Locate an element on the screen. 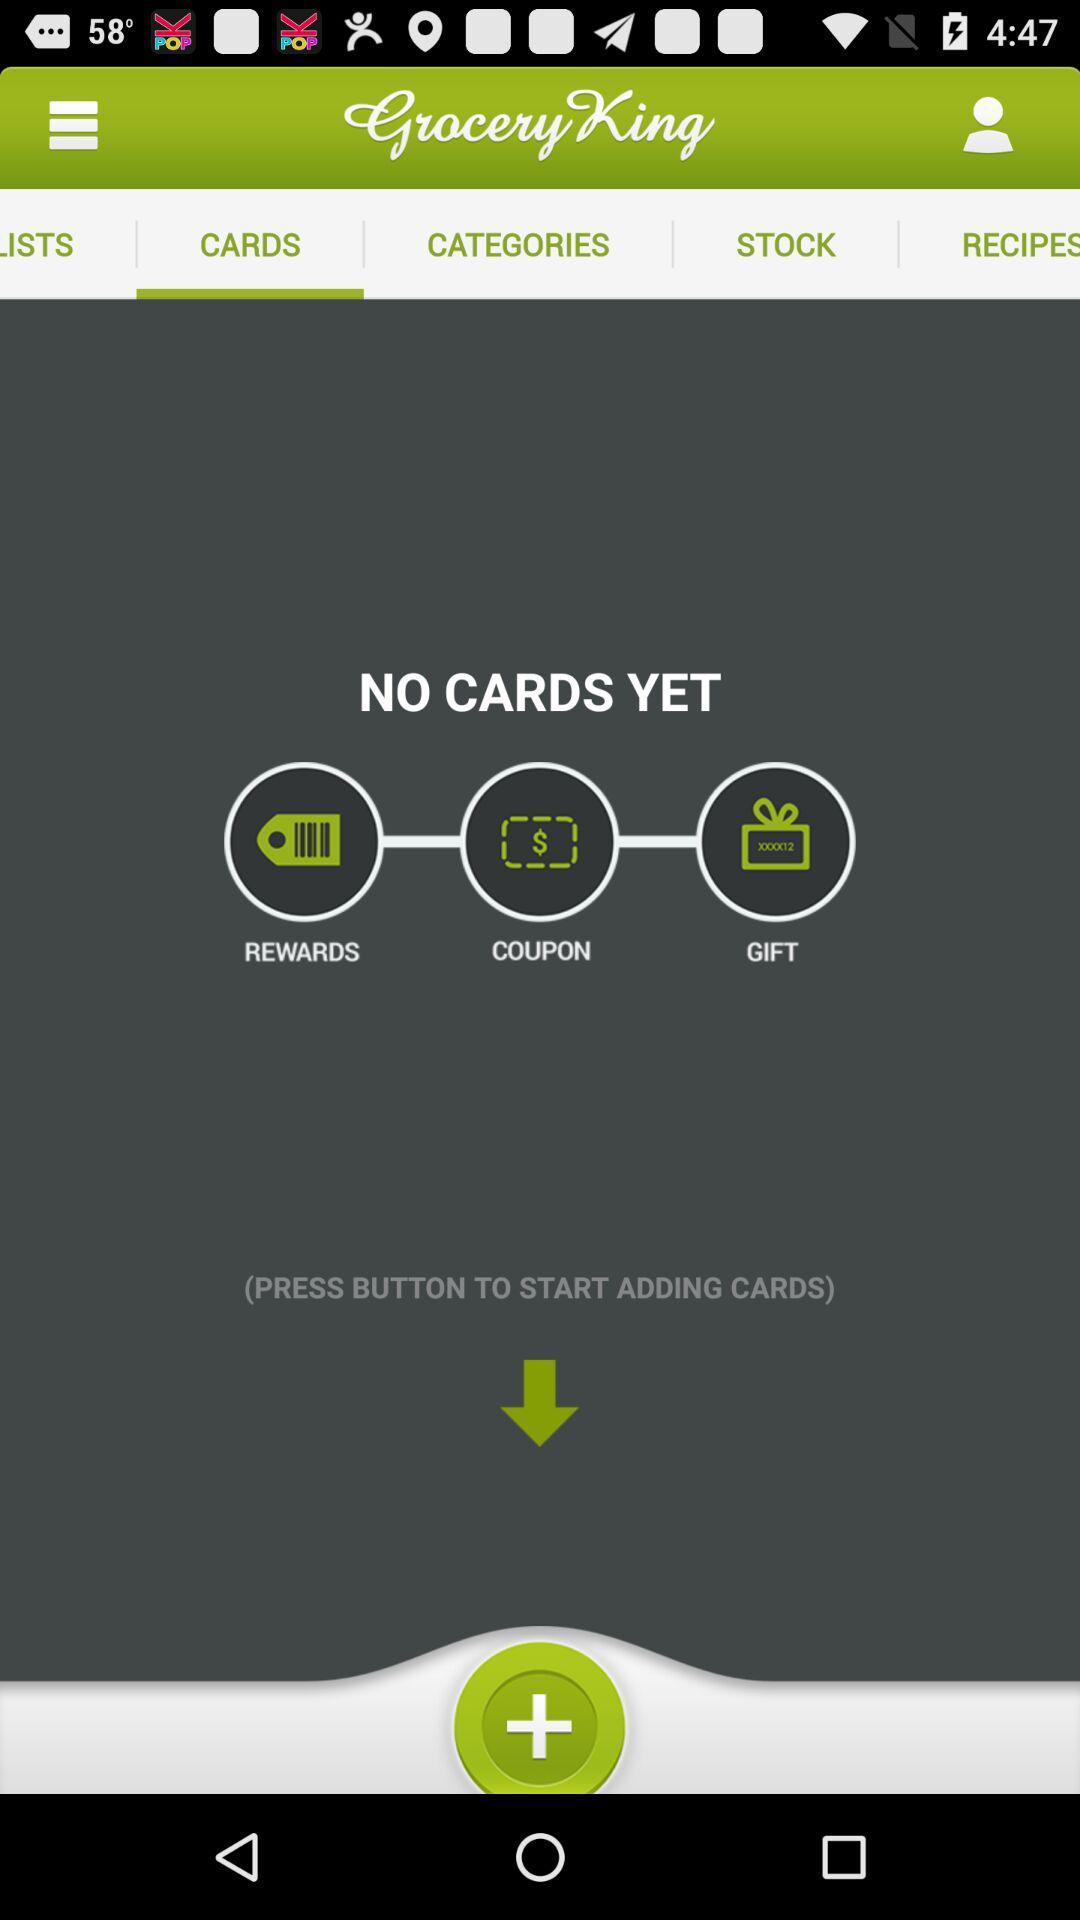  item next to the cards is located at coordinates (517, 243).